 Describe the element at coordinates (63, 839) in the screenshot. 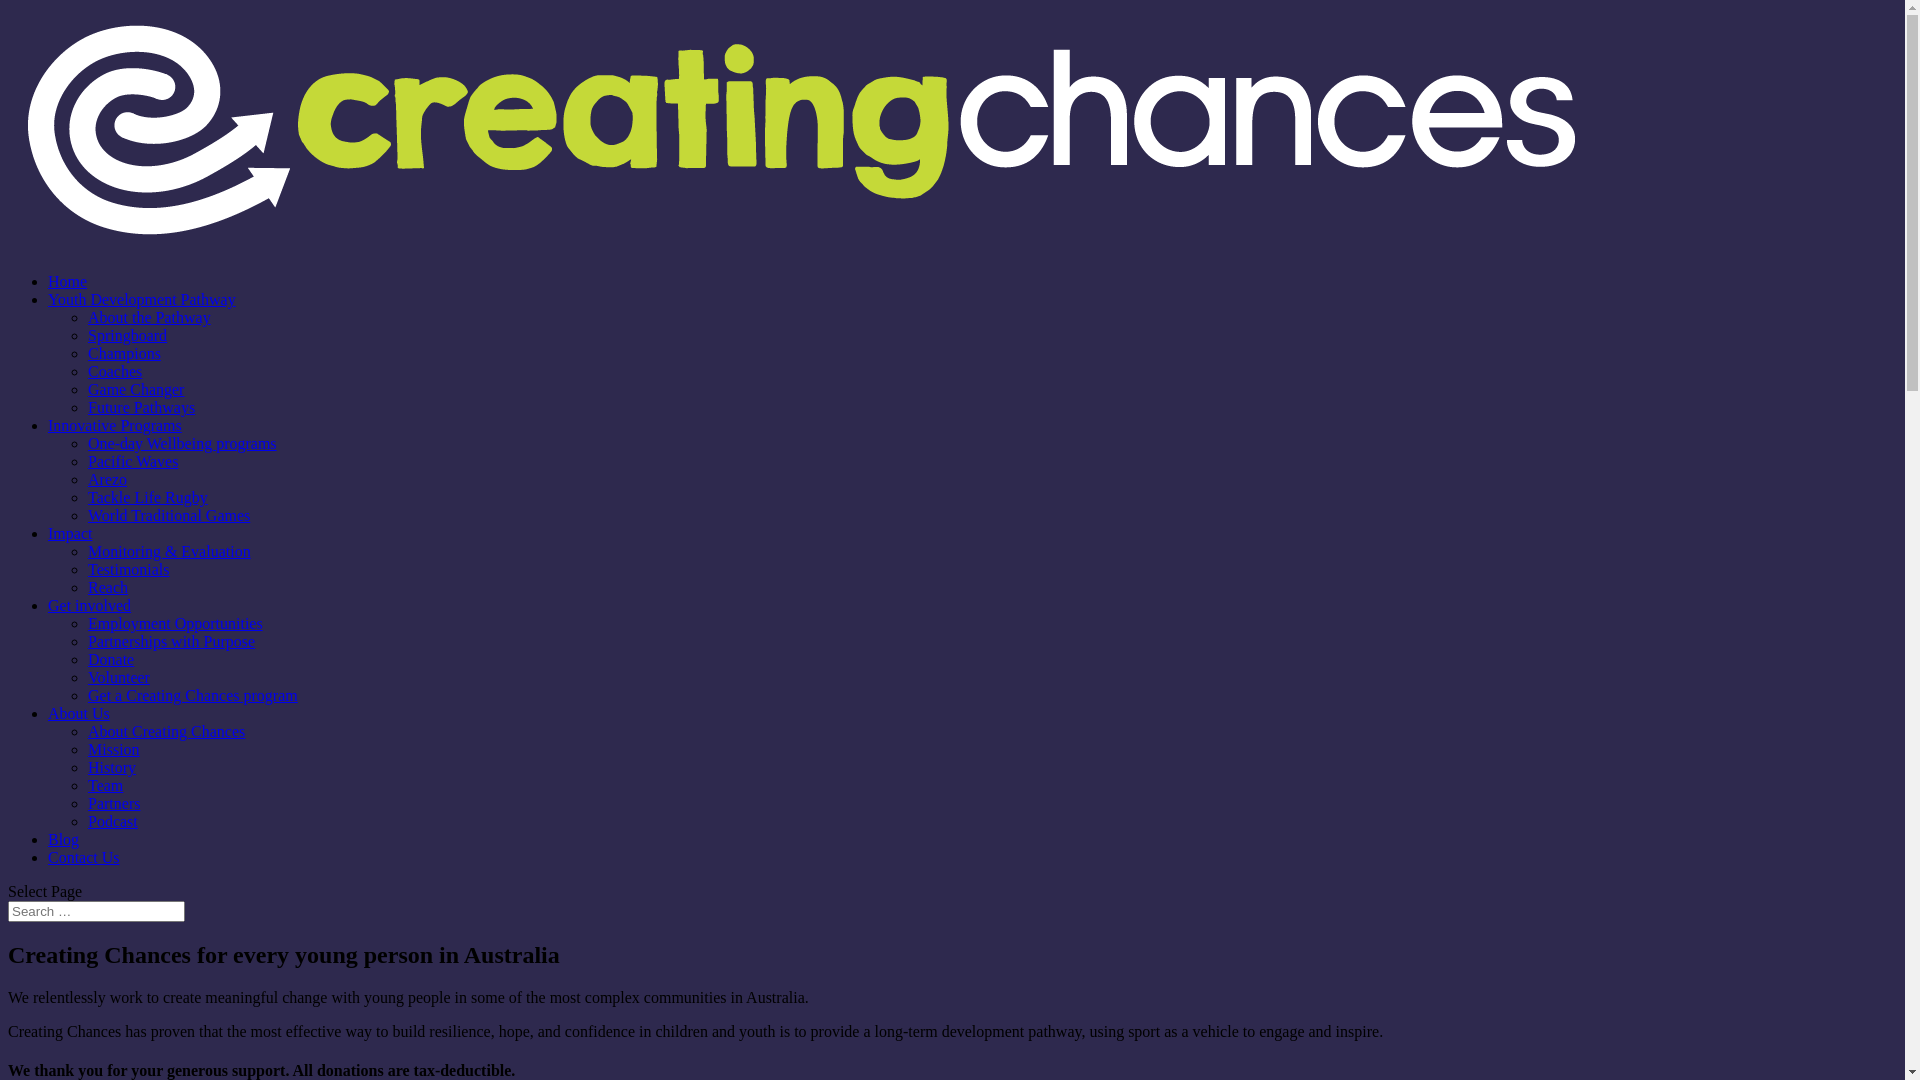

I see `'Blog'` at that location.